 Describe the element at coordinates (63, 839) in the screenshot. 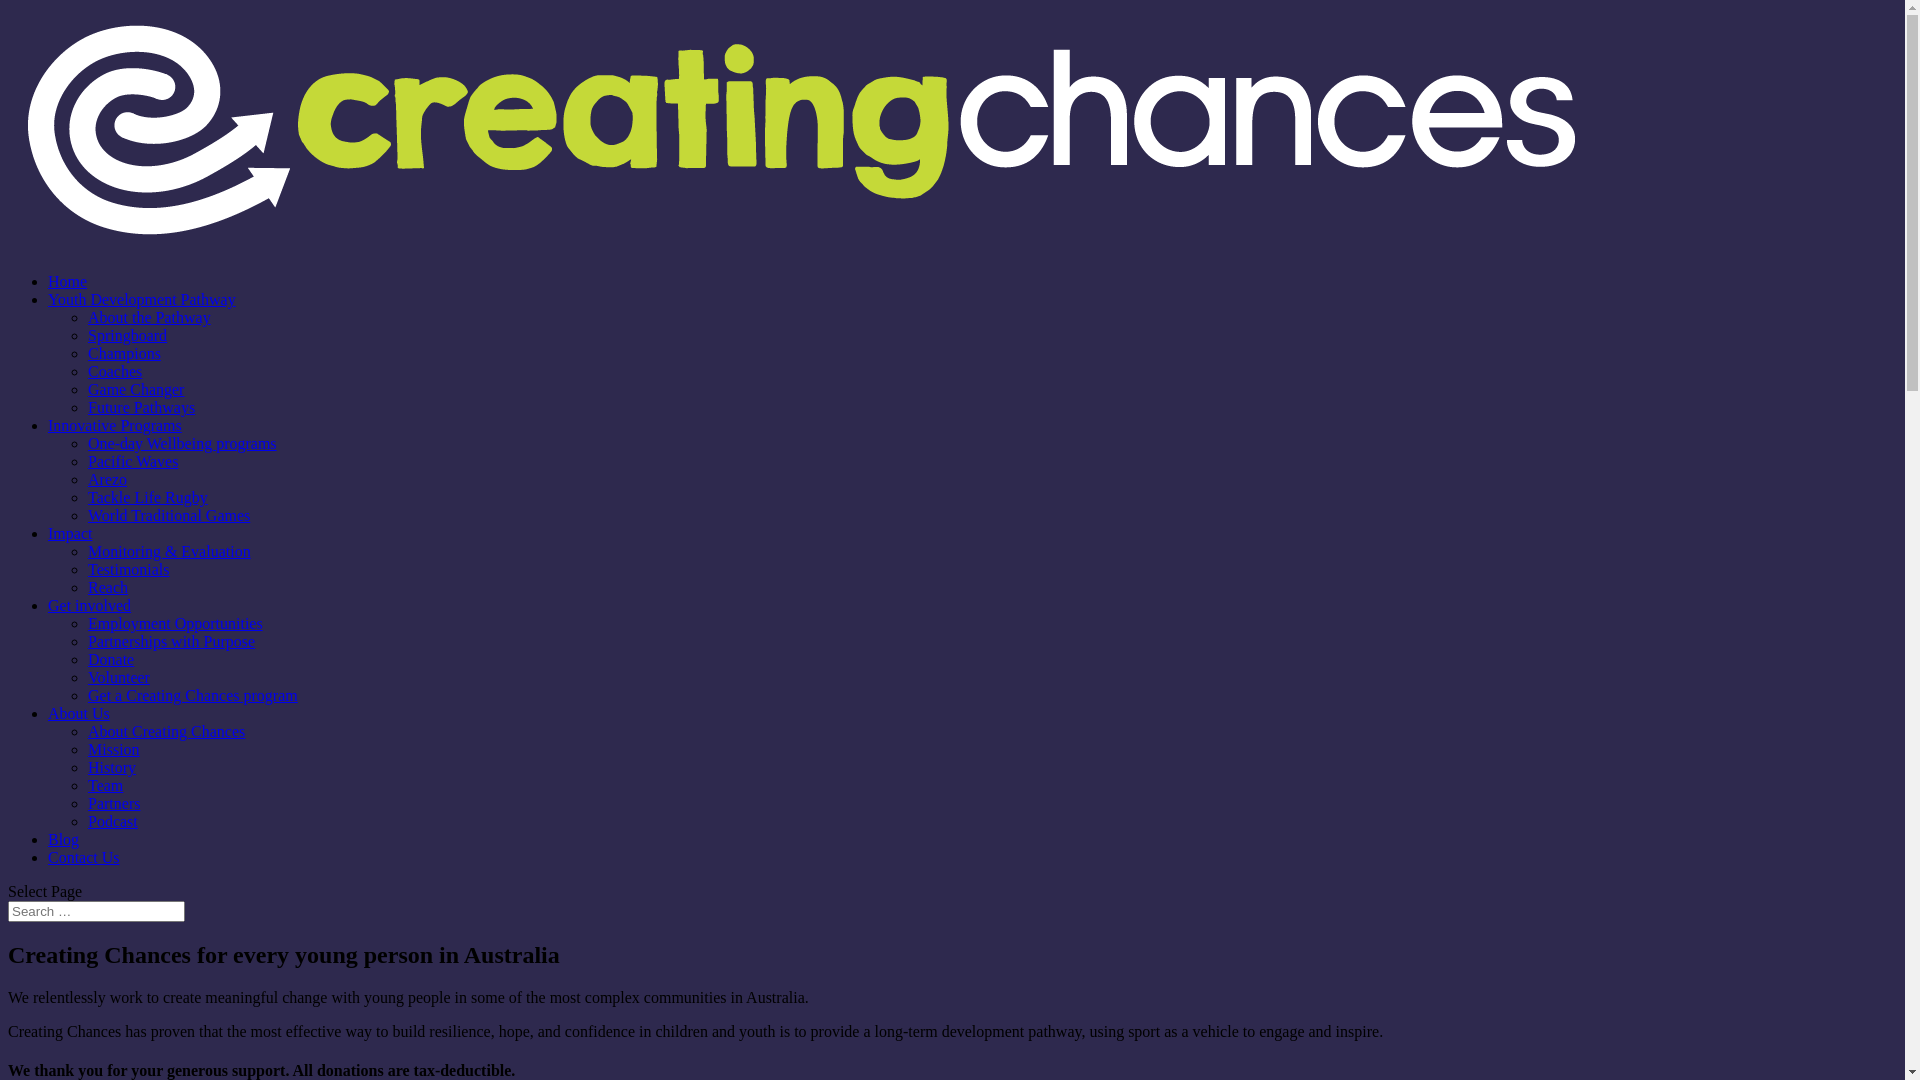

I see `'Blog'` at that location.